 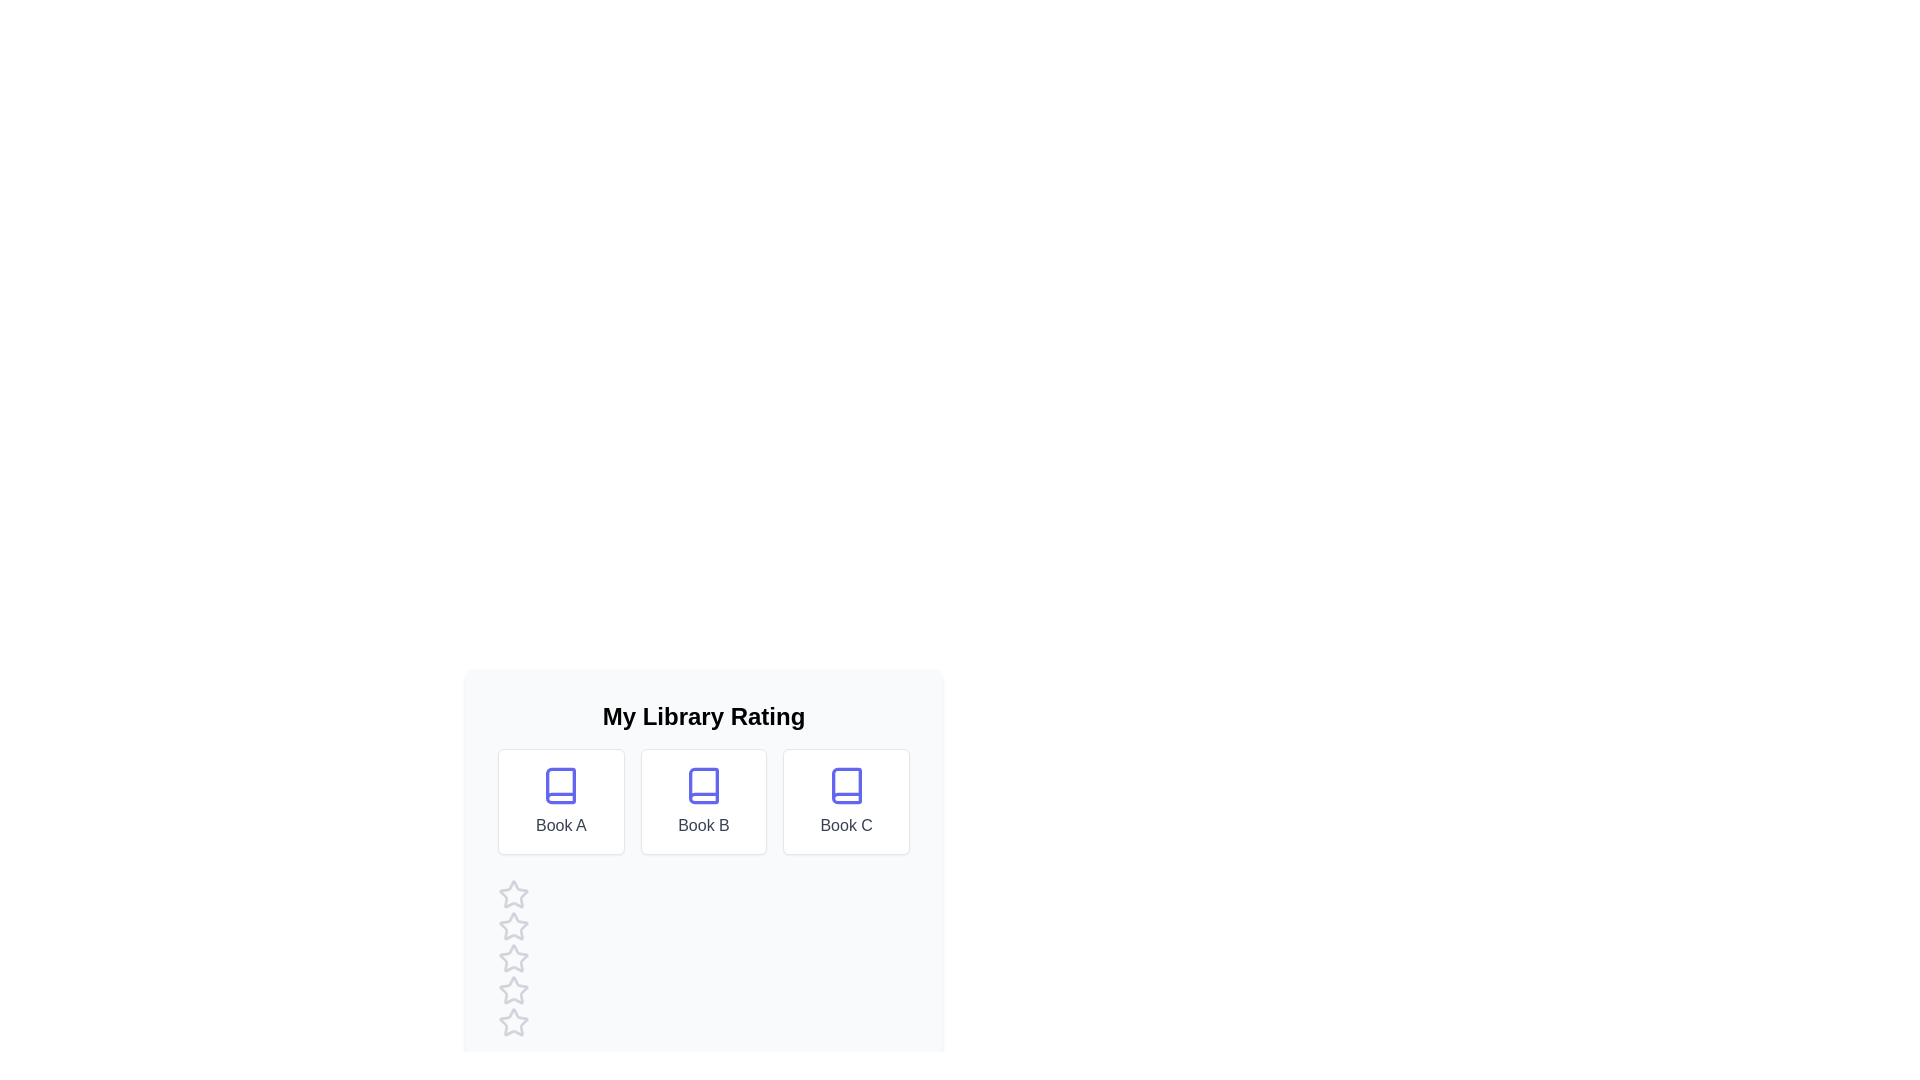 I want to click on the star corresponding to 3 to preview the rating, so click(x=513, y=958).